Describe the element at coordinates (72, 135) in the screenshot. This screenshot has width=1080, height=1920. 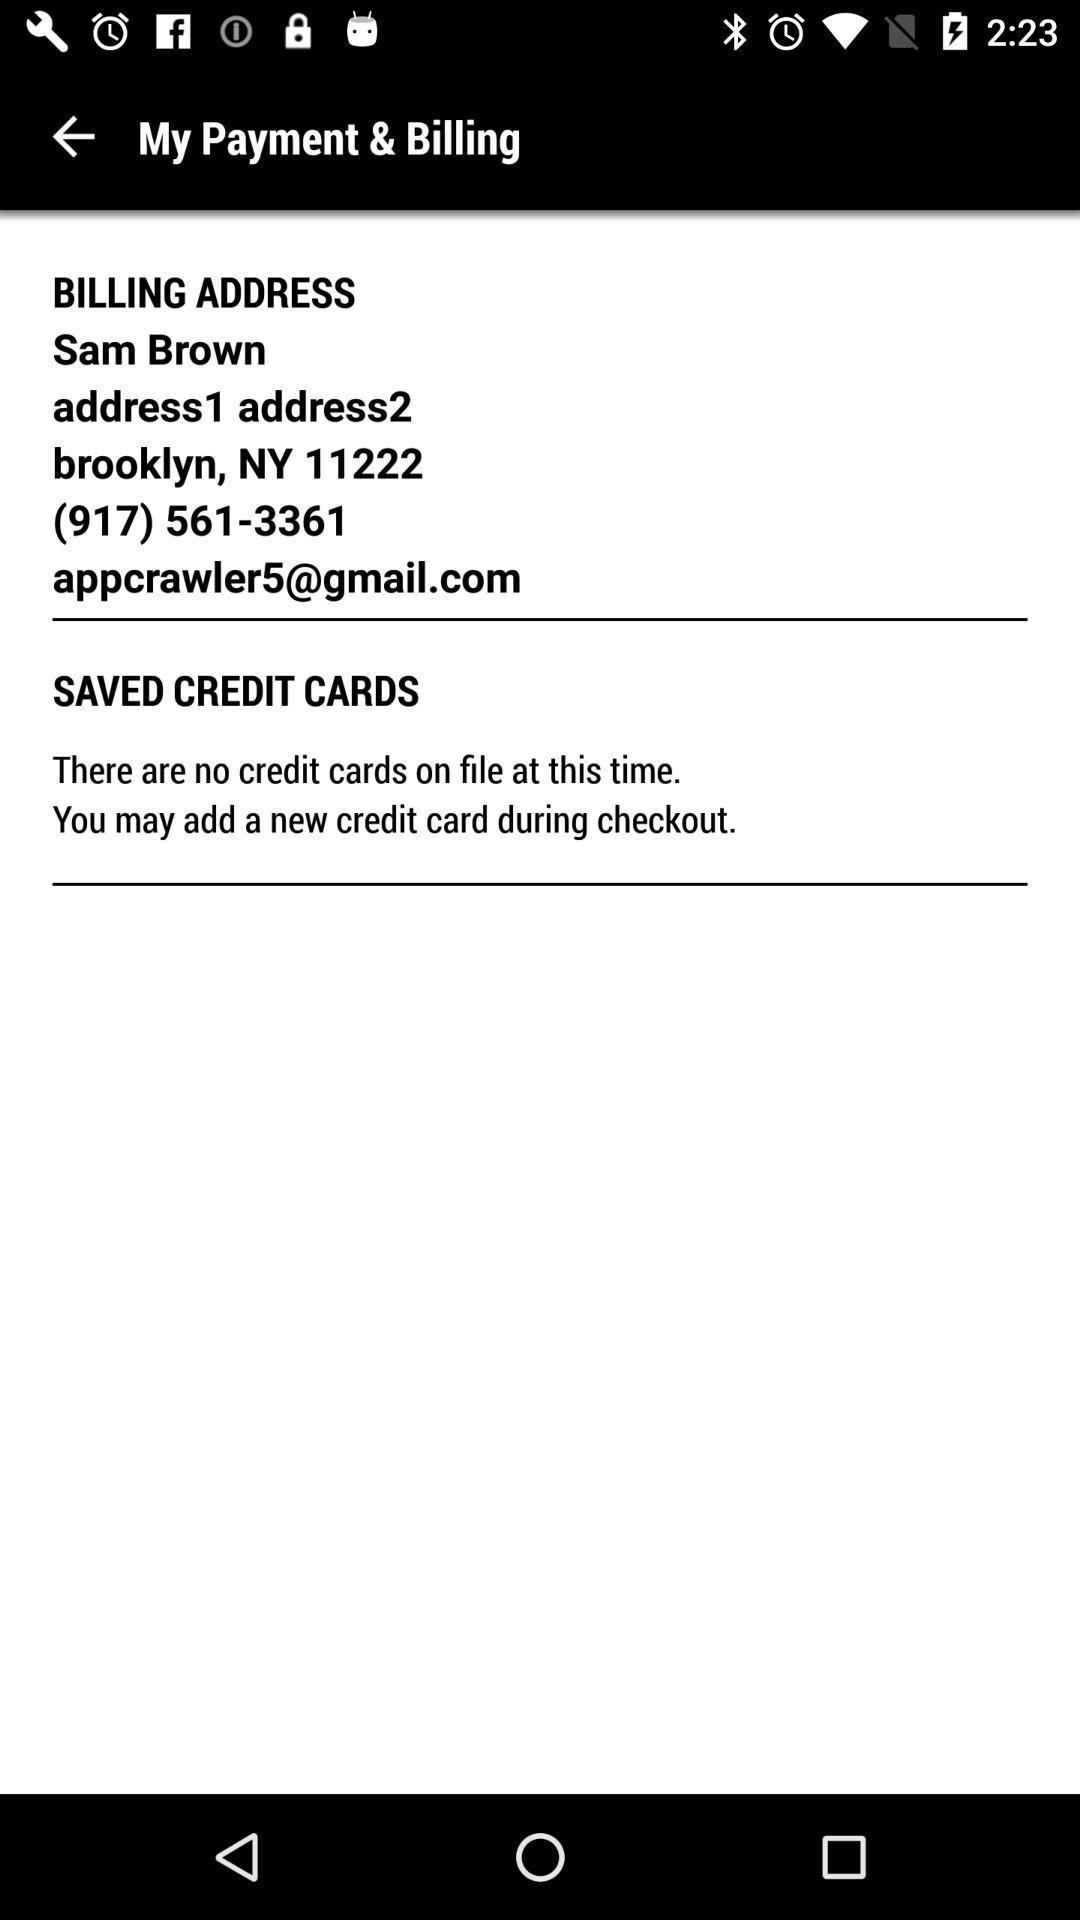
I see `icon next to my payment & billing` at that location.